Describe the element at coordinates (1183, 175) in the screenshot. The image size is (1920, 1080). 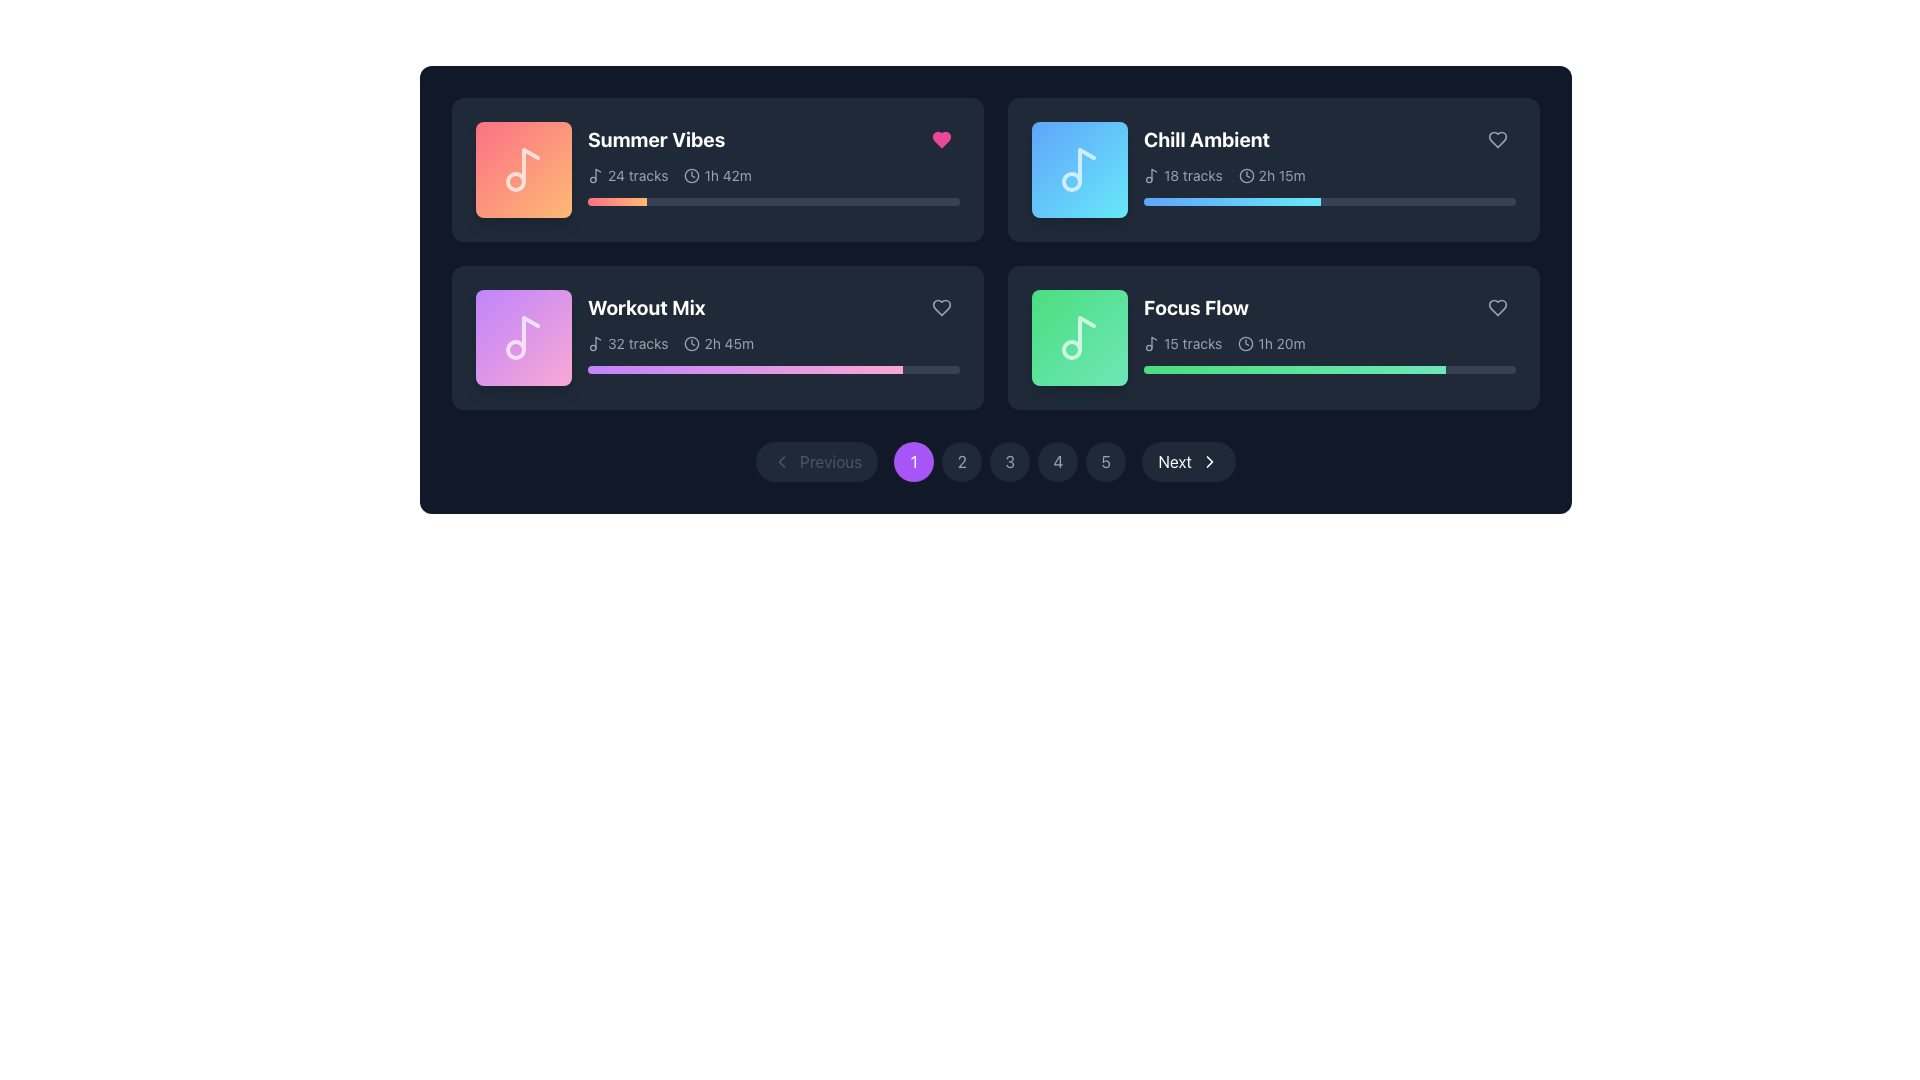
I see `the text element displaying the number of music tracks available in the 'Chill Ambient' category, located in the top-right music card, next to the duration label '2h 15m'` at that location.